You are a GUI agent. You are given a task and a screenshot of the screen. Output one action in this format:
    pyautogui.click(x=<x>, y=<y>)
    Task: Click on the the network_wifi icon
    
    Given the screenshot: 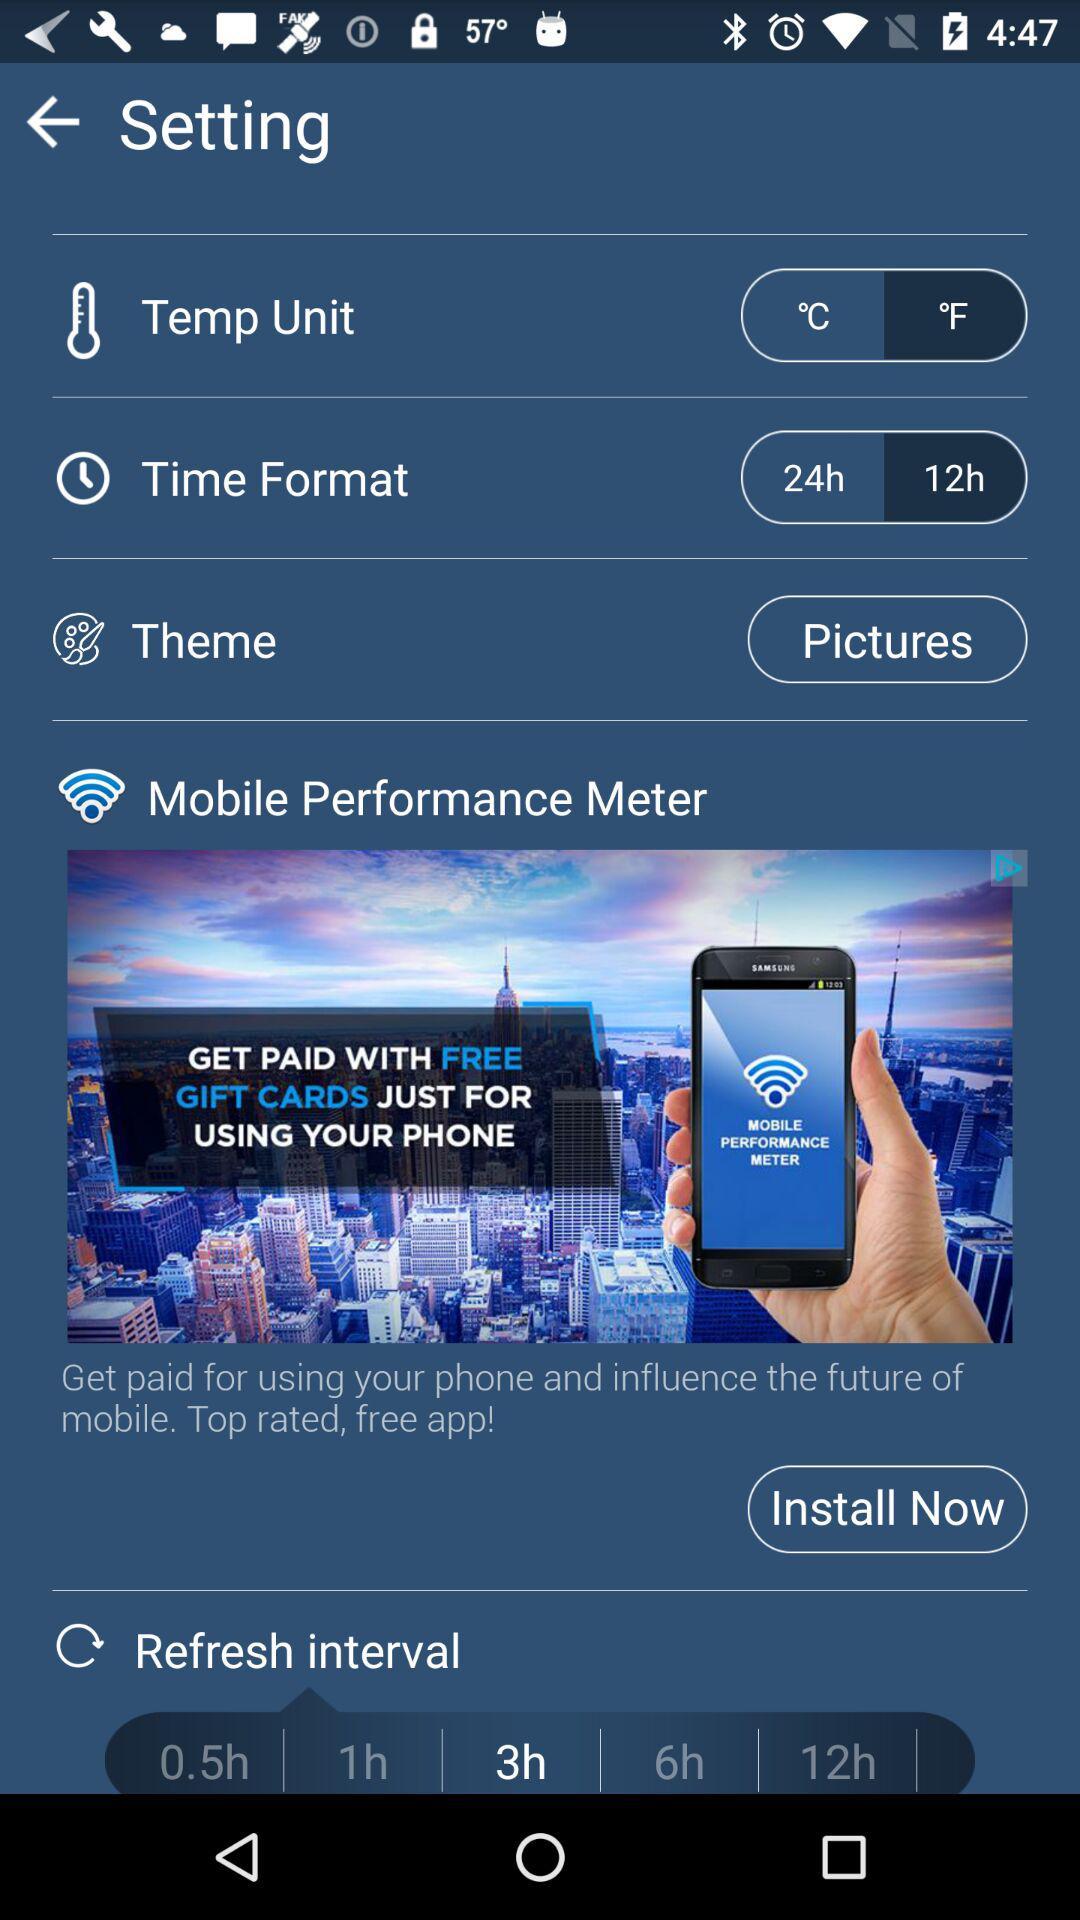 What is the action you would take?
    pyautogui.click(x=91, y=852)
    